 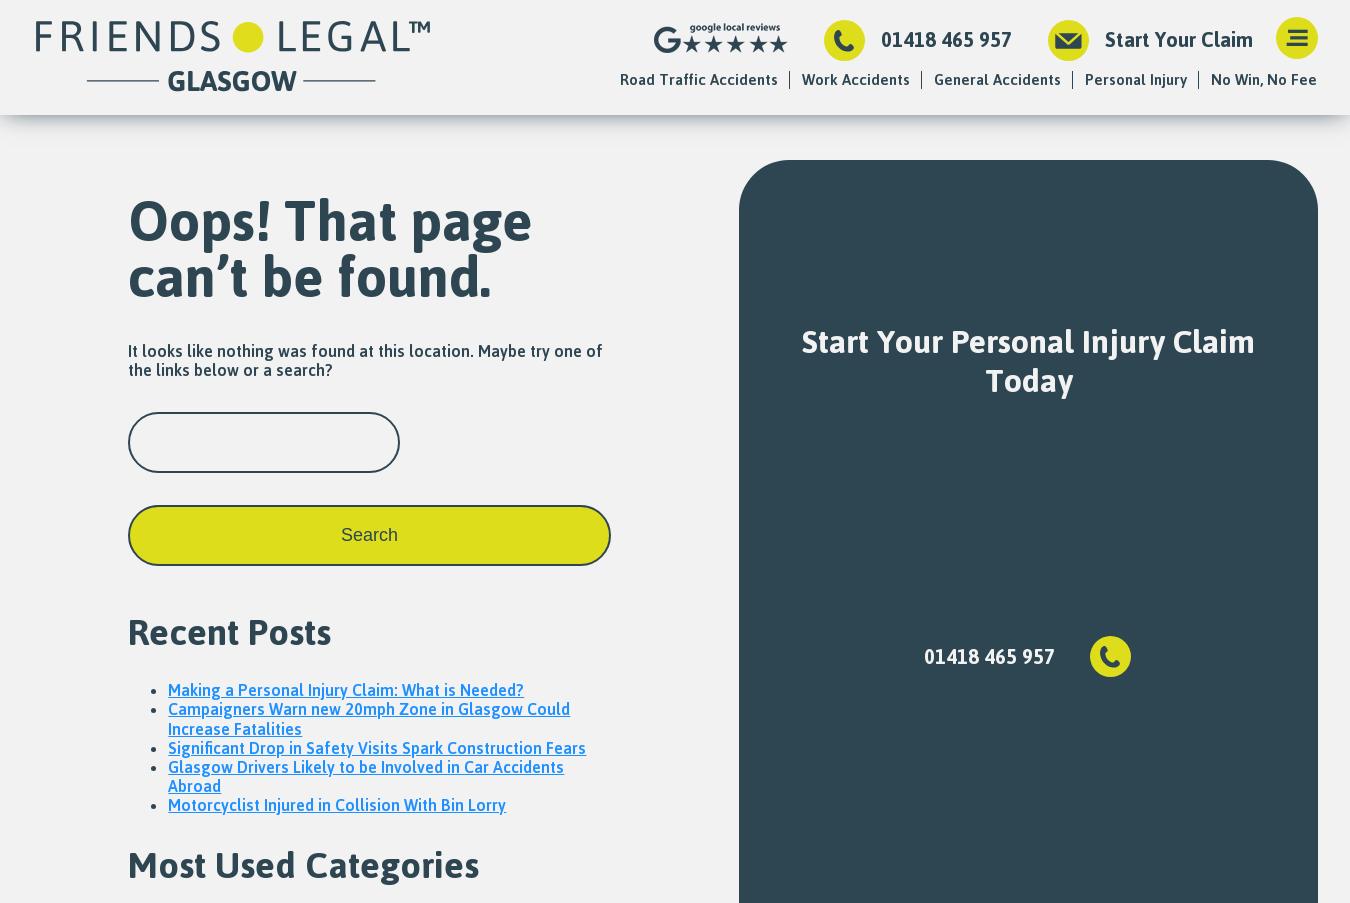 I want to click on 'Fatal Accidents', so click(x=1116, y=117).